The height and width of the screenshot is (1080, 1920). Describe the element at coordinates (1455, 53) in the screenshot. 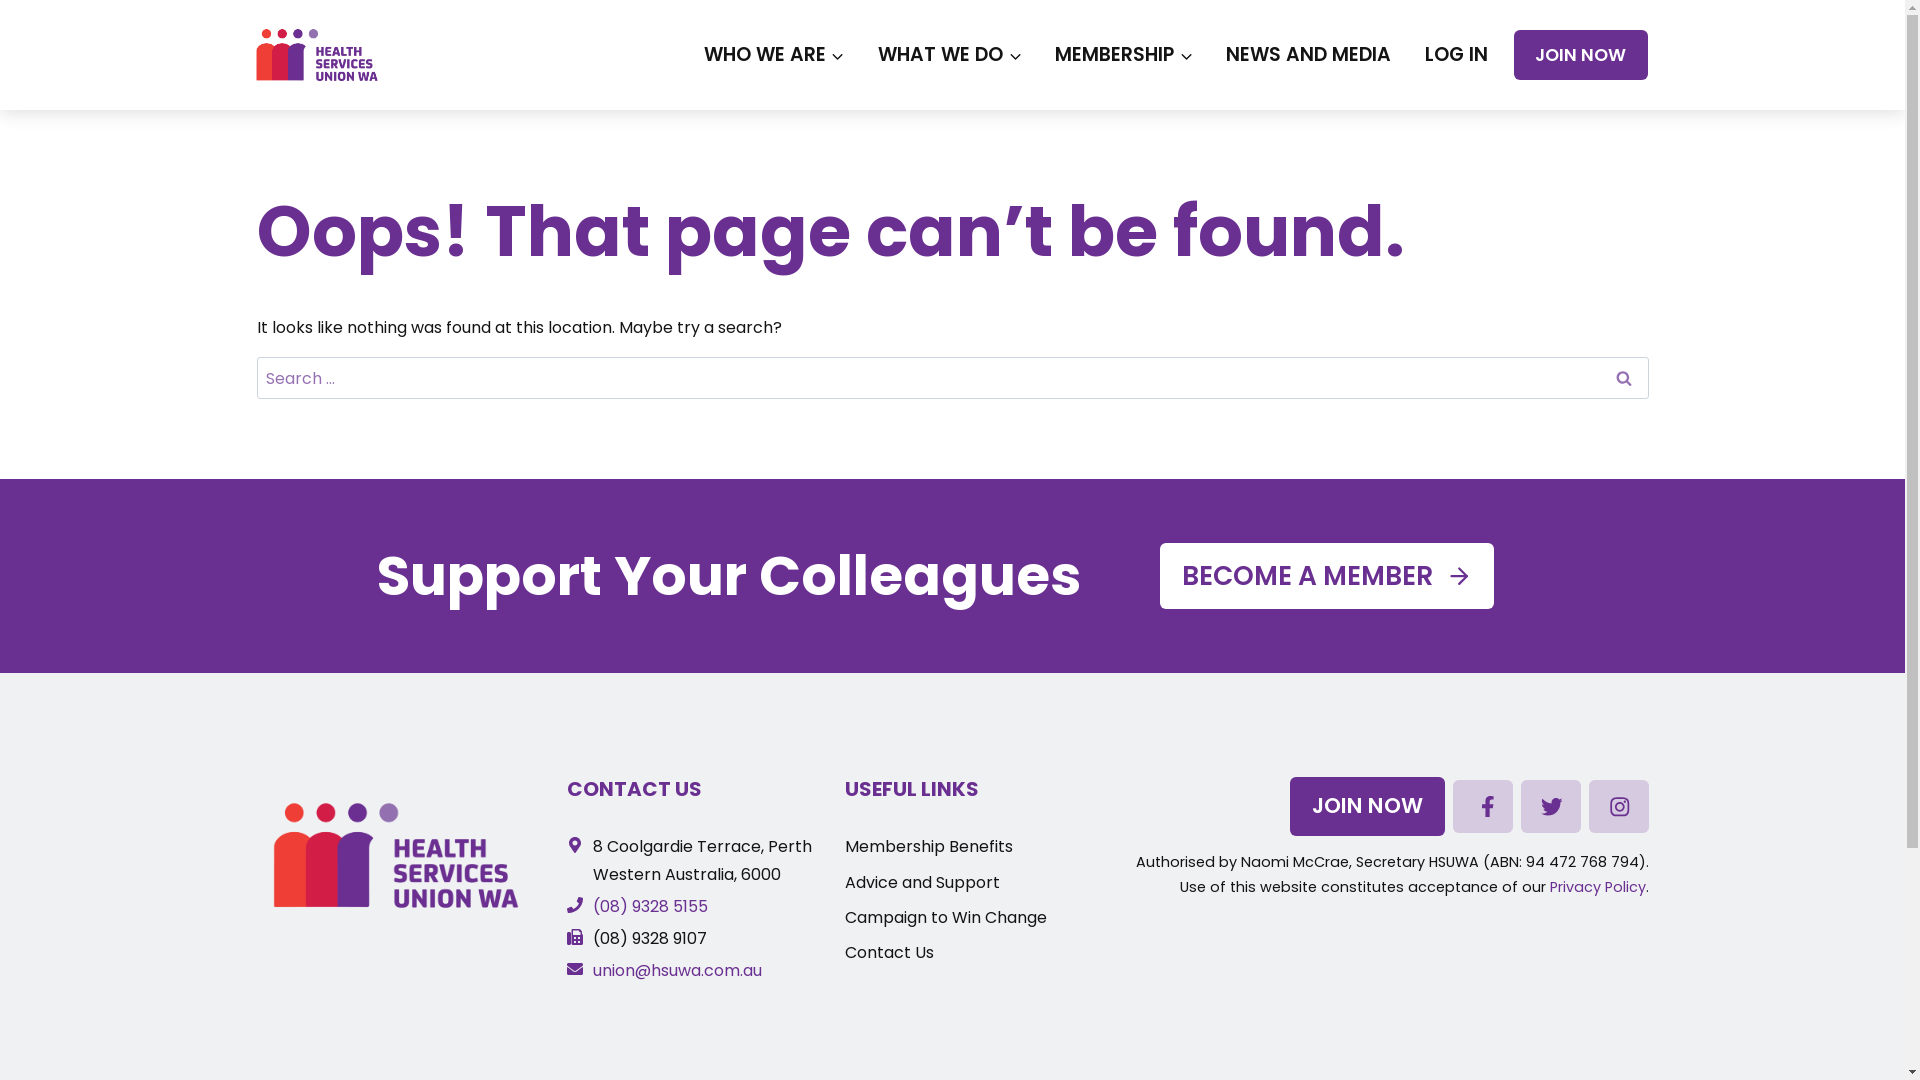

I see `'LOG IN'` at that location.